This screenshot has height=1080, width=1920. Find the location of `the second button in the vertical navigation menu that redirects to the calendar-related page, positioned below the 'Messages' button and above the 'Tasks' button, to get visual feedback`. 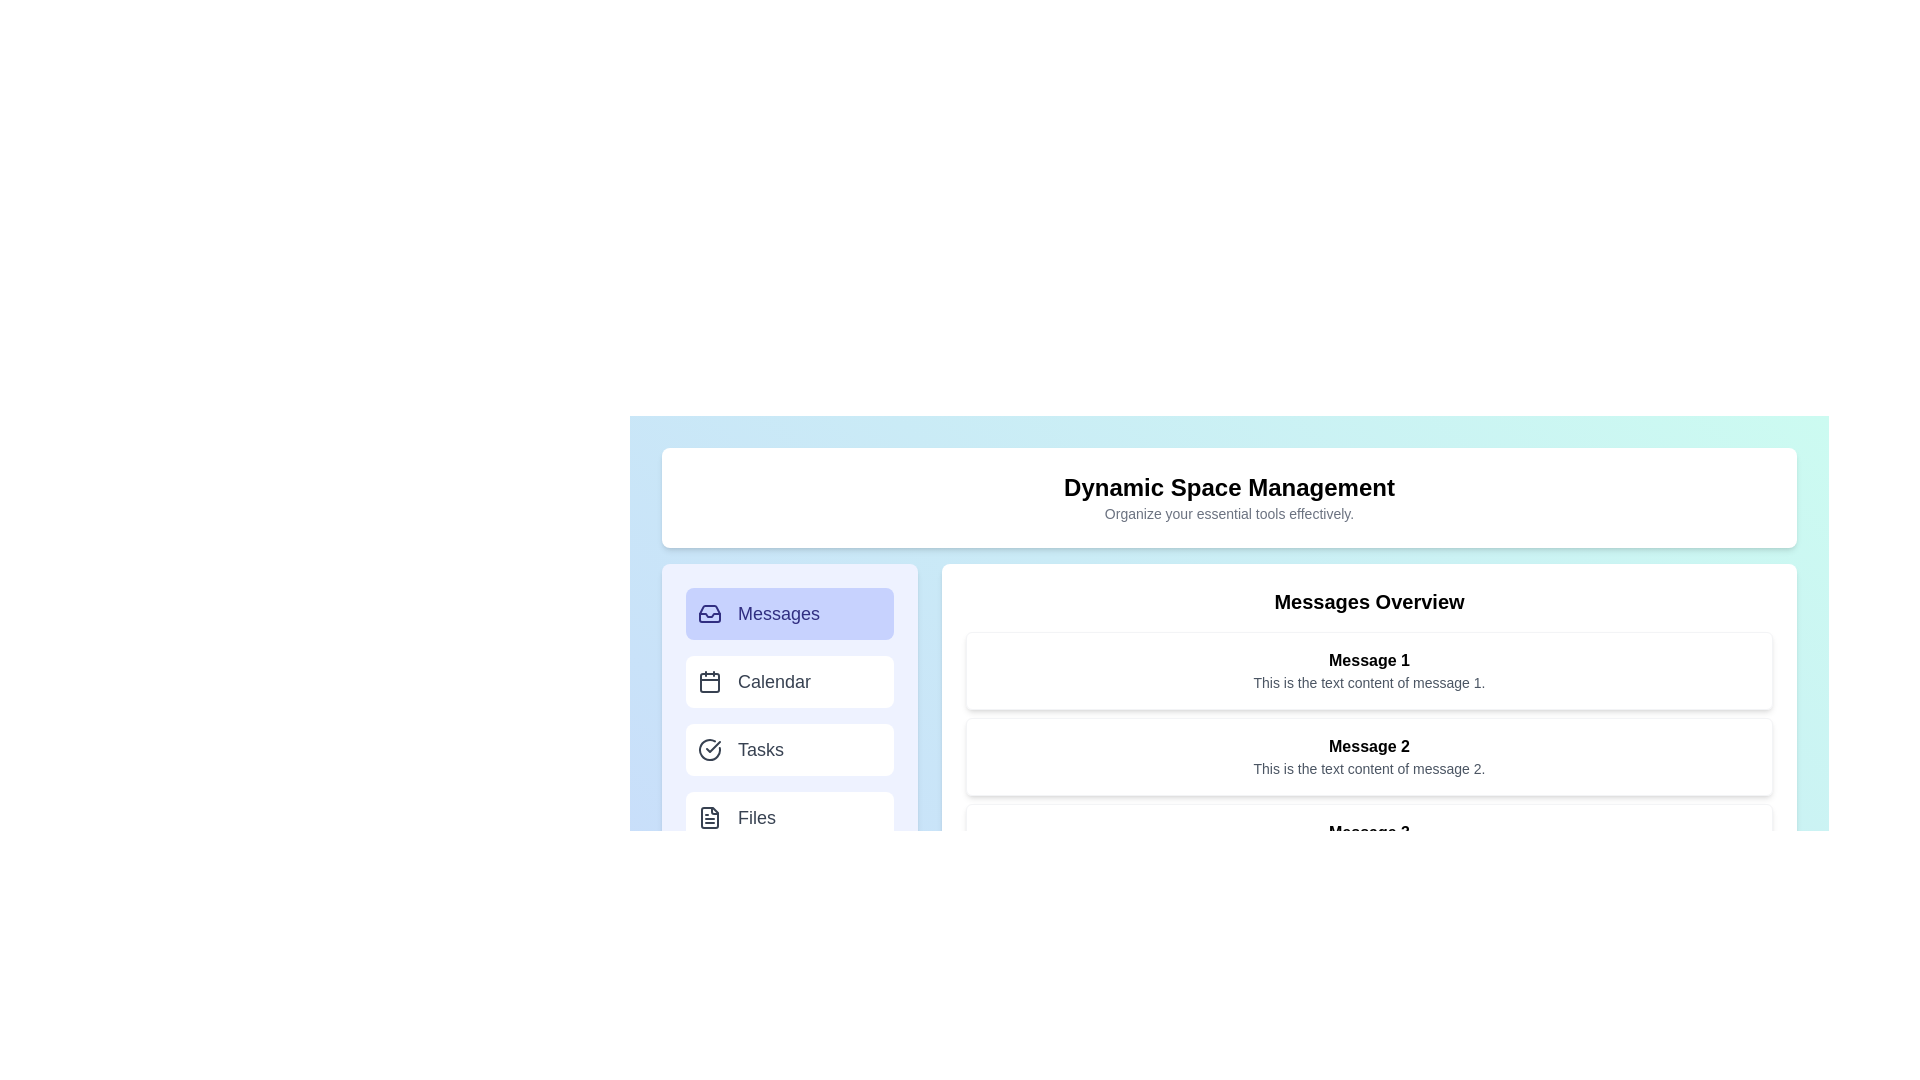

the second button in the vertical navigation menu that redirects to the calendar-related page, positioned below the 'Messages' button and above the 'Tasks' button, to get visual feedback is located at coordinates (789, 681).